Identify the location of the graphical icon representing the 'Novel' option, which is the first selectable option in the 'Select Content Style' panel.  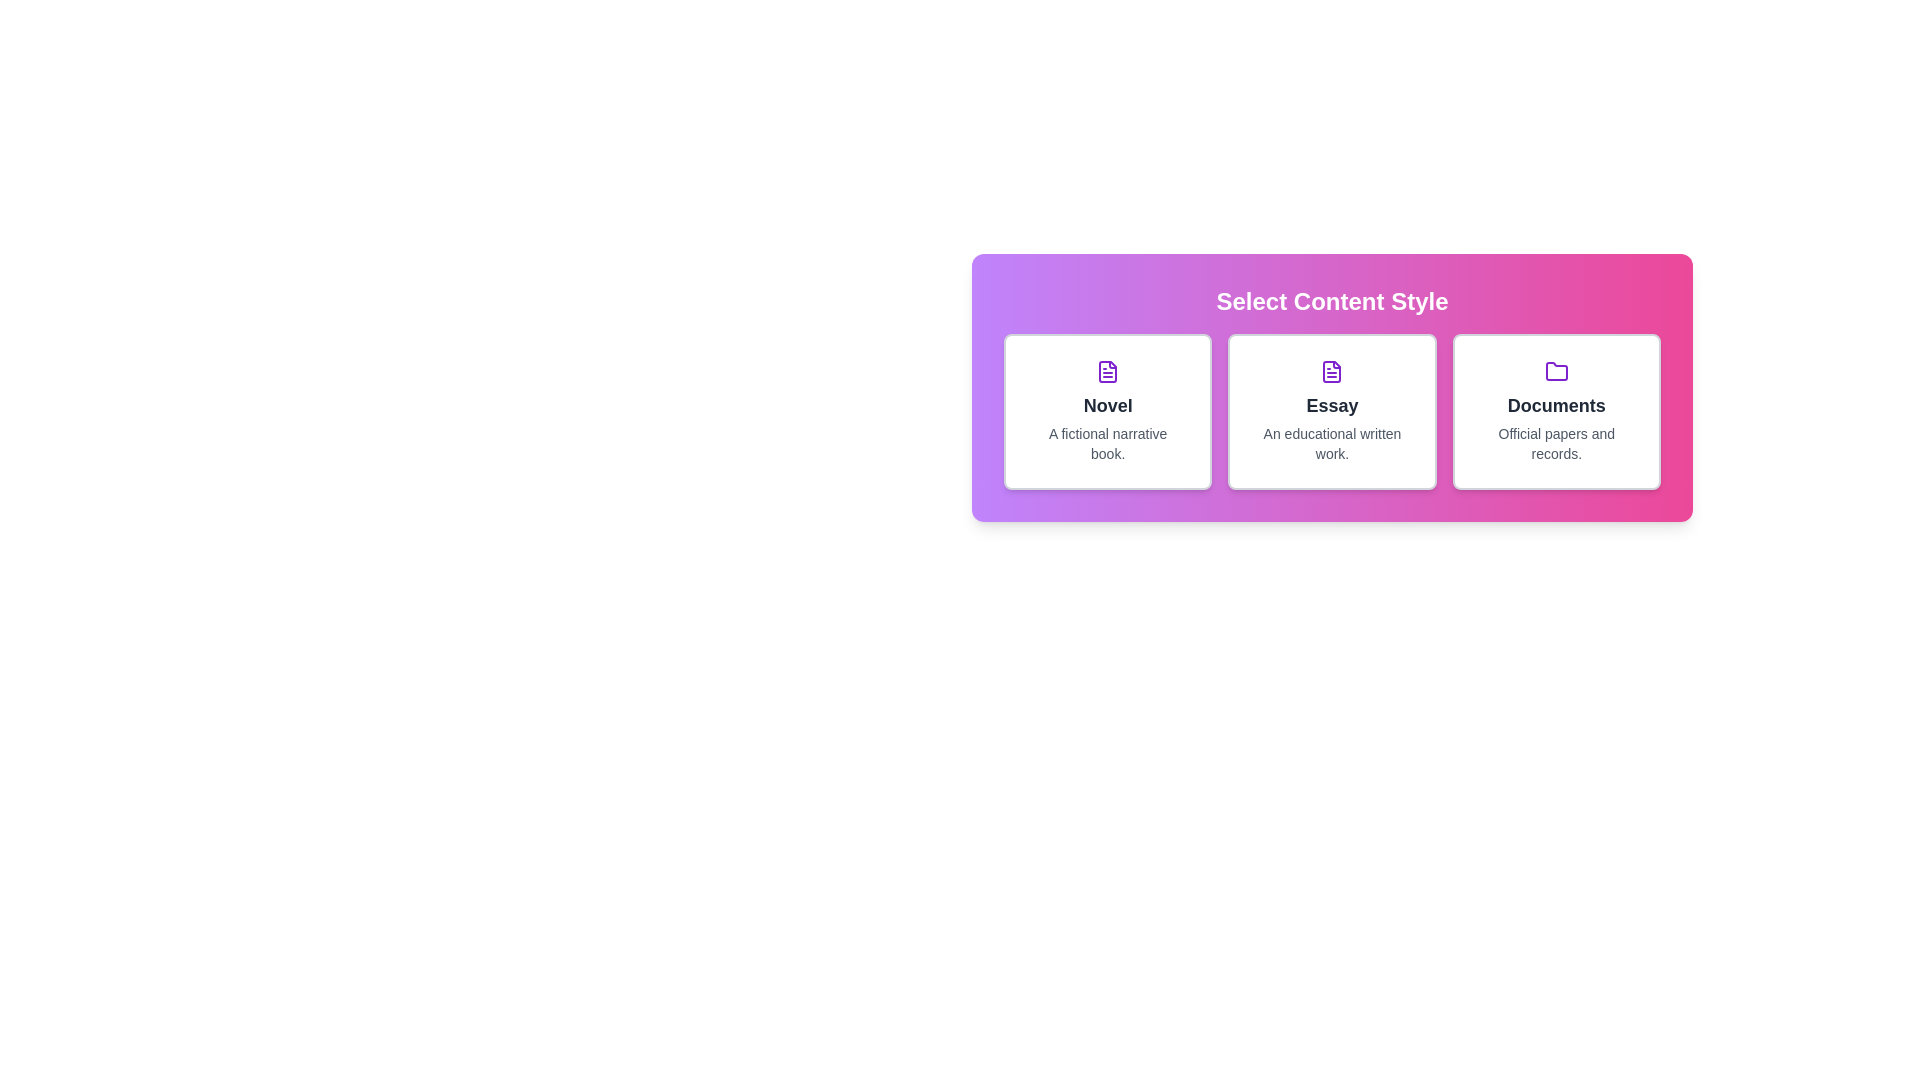
(1332, 371).